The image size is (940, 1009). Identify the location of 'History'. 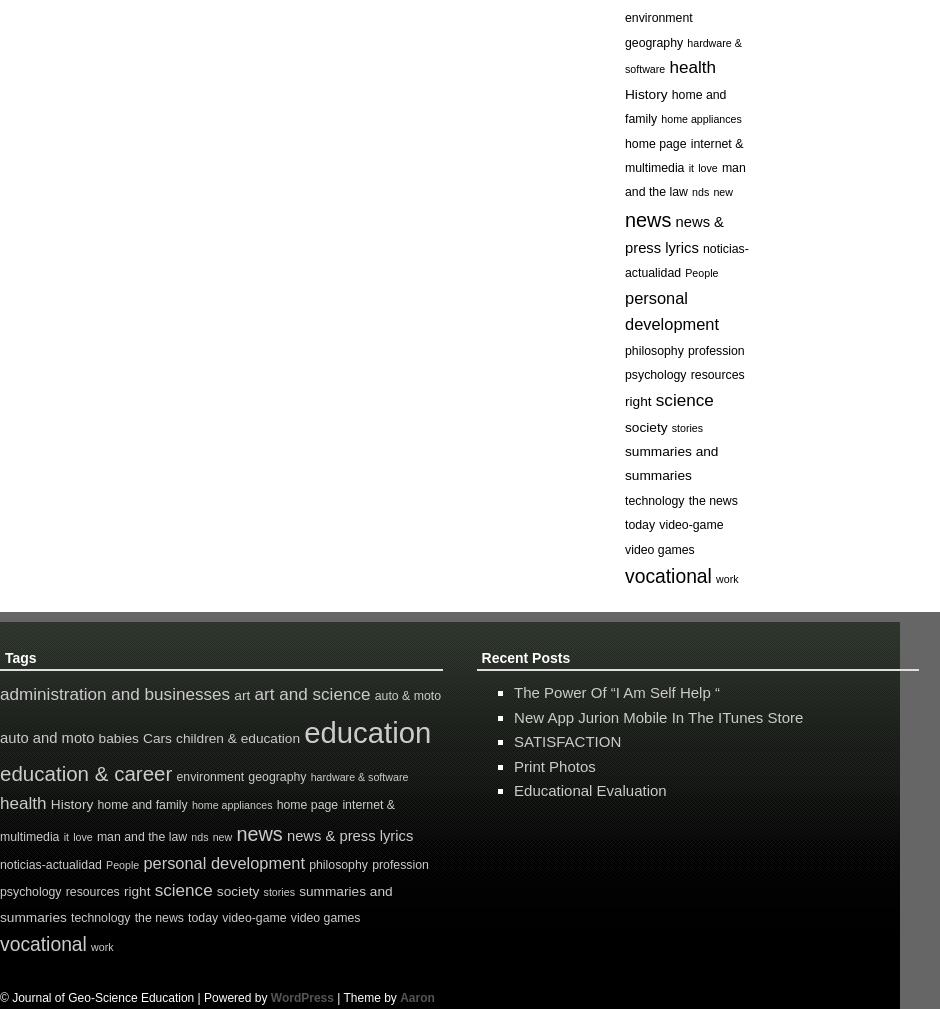
(70, 804).